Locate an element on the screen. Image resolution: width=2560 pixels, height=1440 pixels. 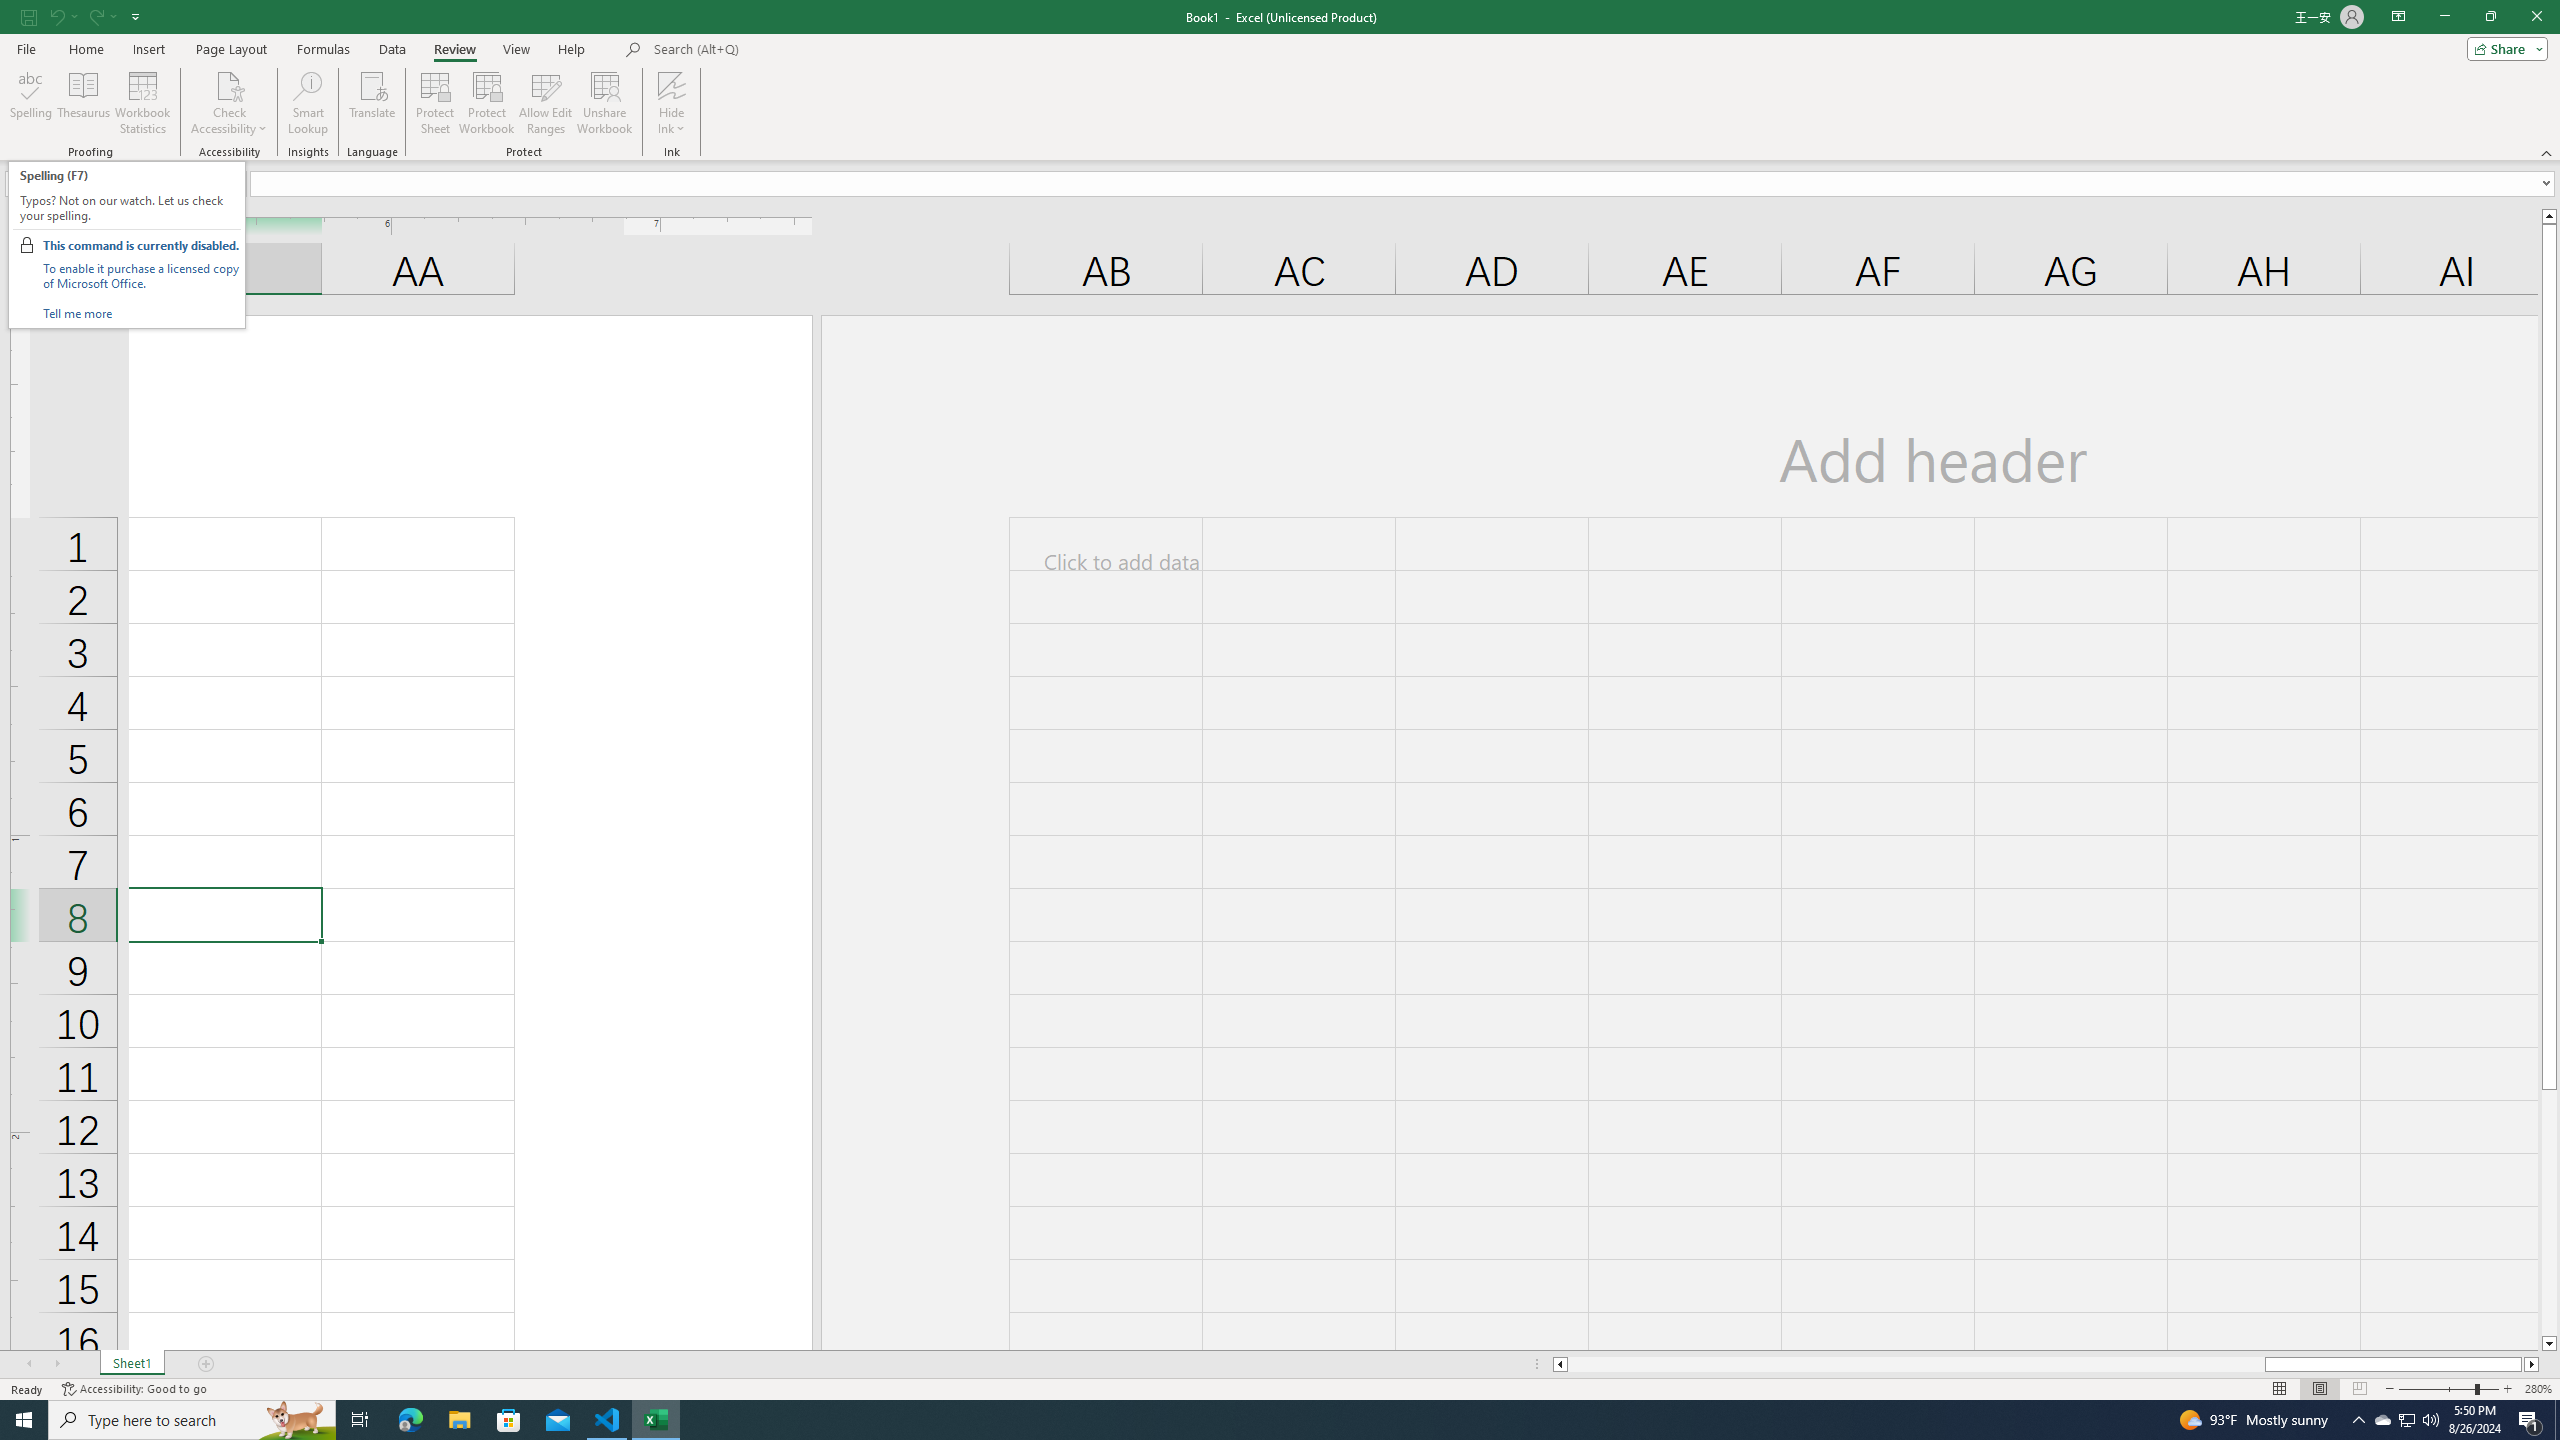
'Allow Edit Ranges' is located at coordinates (546, 103).